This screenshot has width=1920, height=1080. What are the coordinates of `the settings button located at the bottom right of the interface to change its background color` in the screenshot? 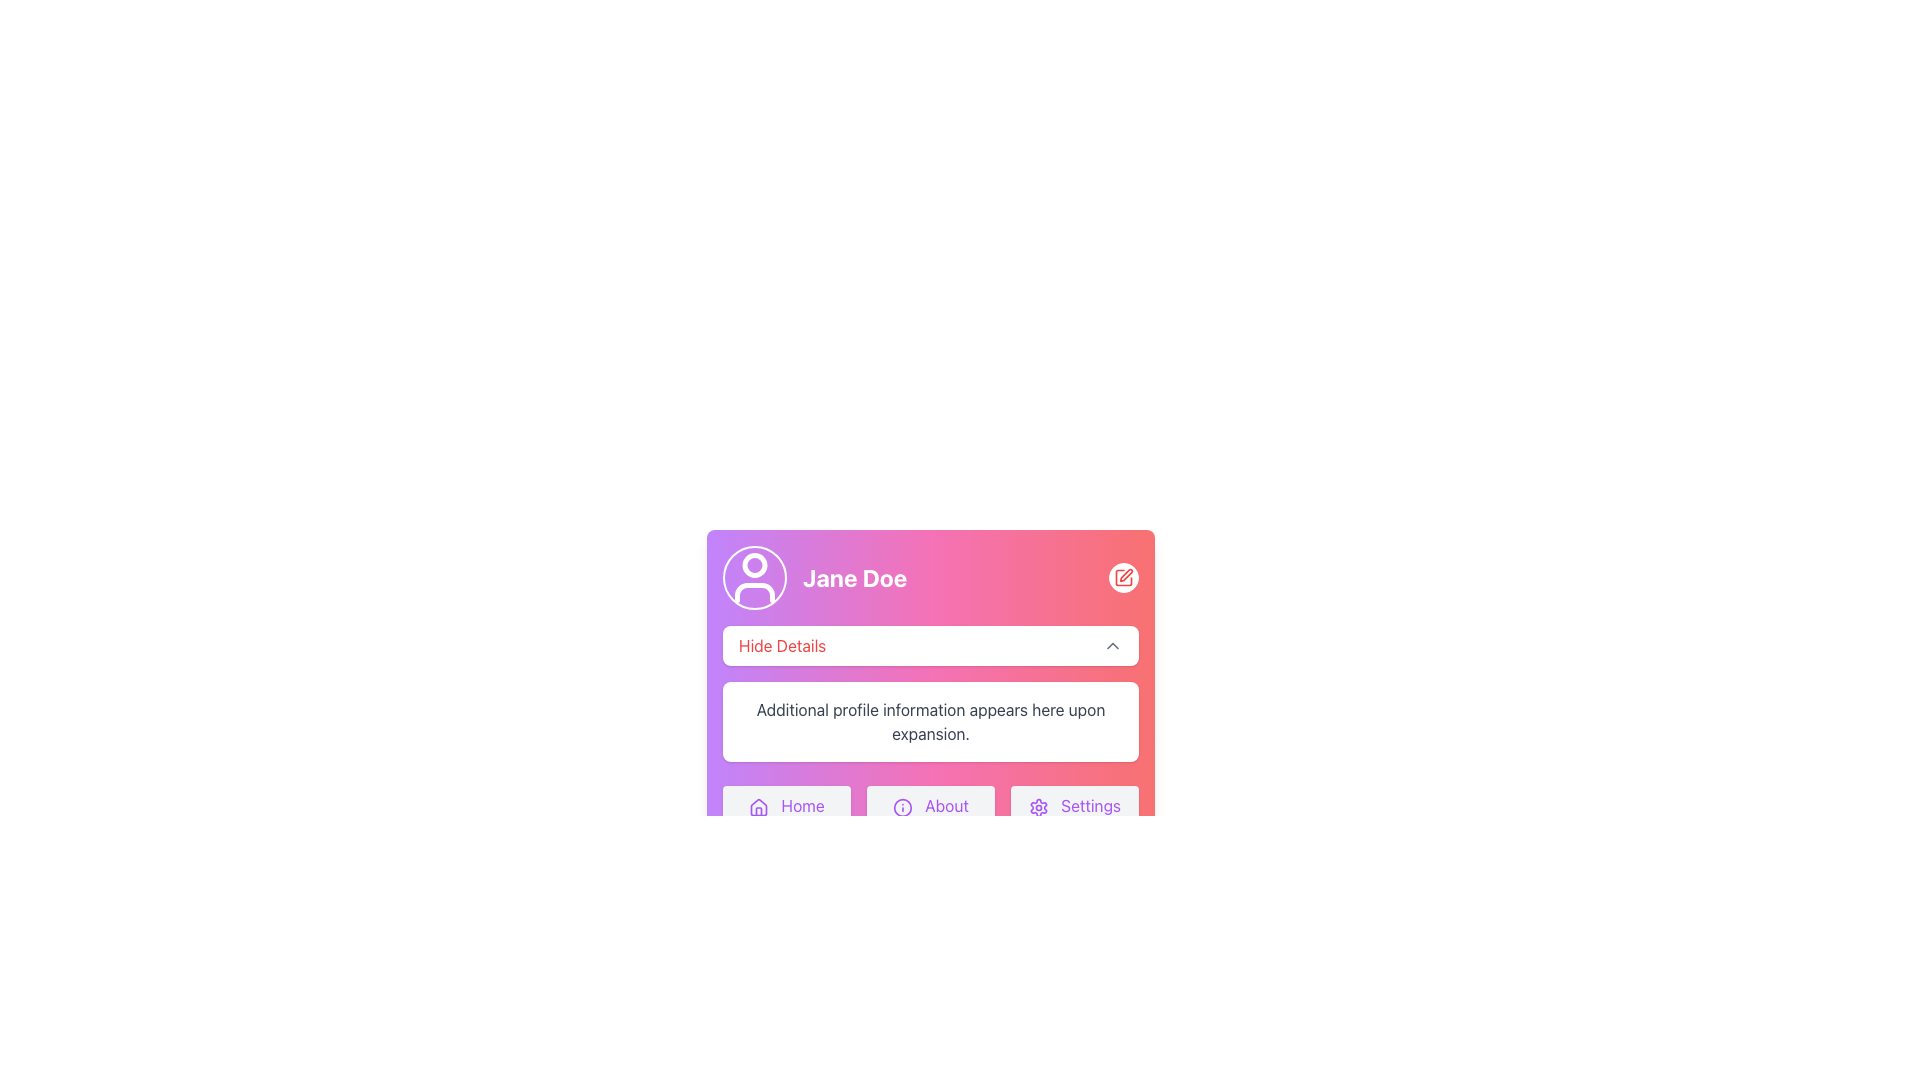 It's located at (1074, 805).